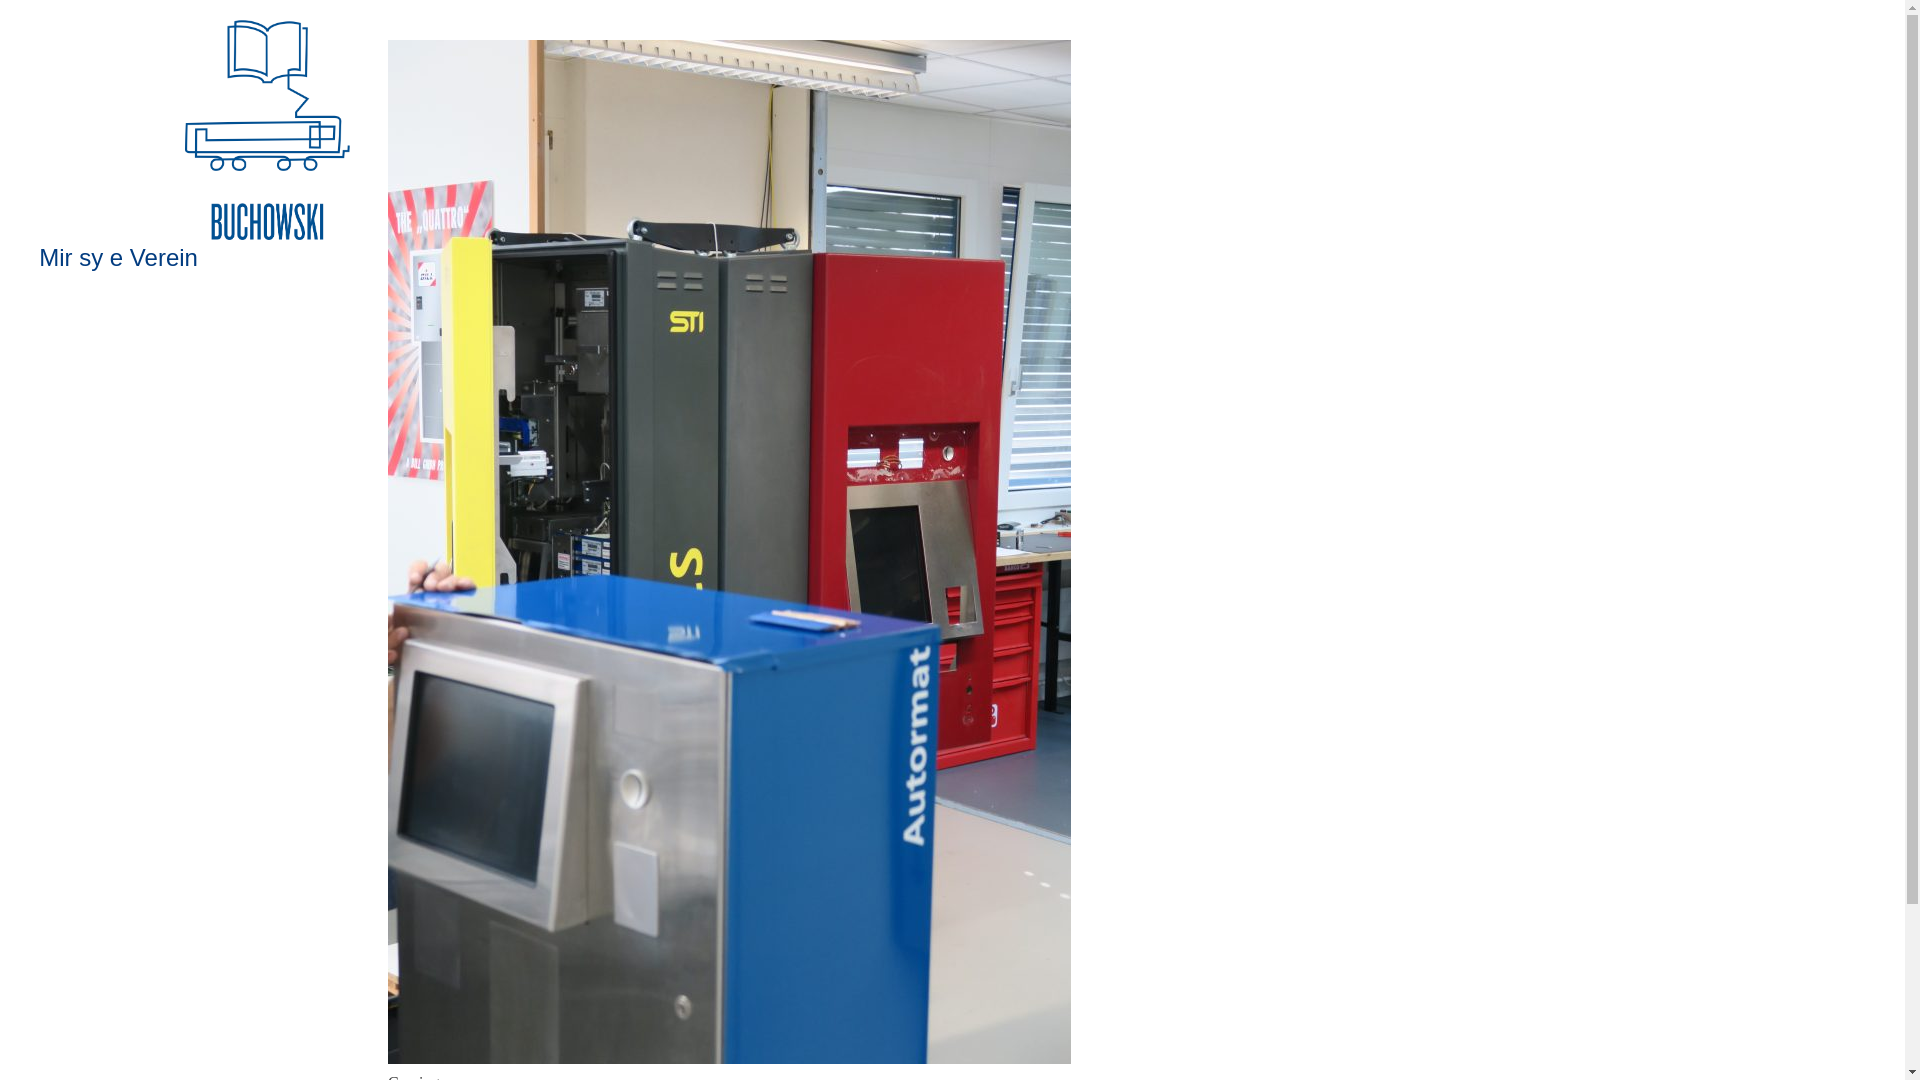 The width and height of the screenshot is (1920, 1080). Describe the element at coordinates (117, 256) in the screenshot. I see `'Mir sy e Verein'` at that location.